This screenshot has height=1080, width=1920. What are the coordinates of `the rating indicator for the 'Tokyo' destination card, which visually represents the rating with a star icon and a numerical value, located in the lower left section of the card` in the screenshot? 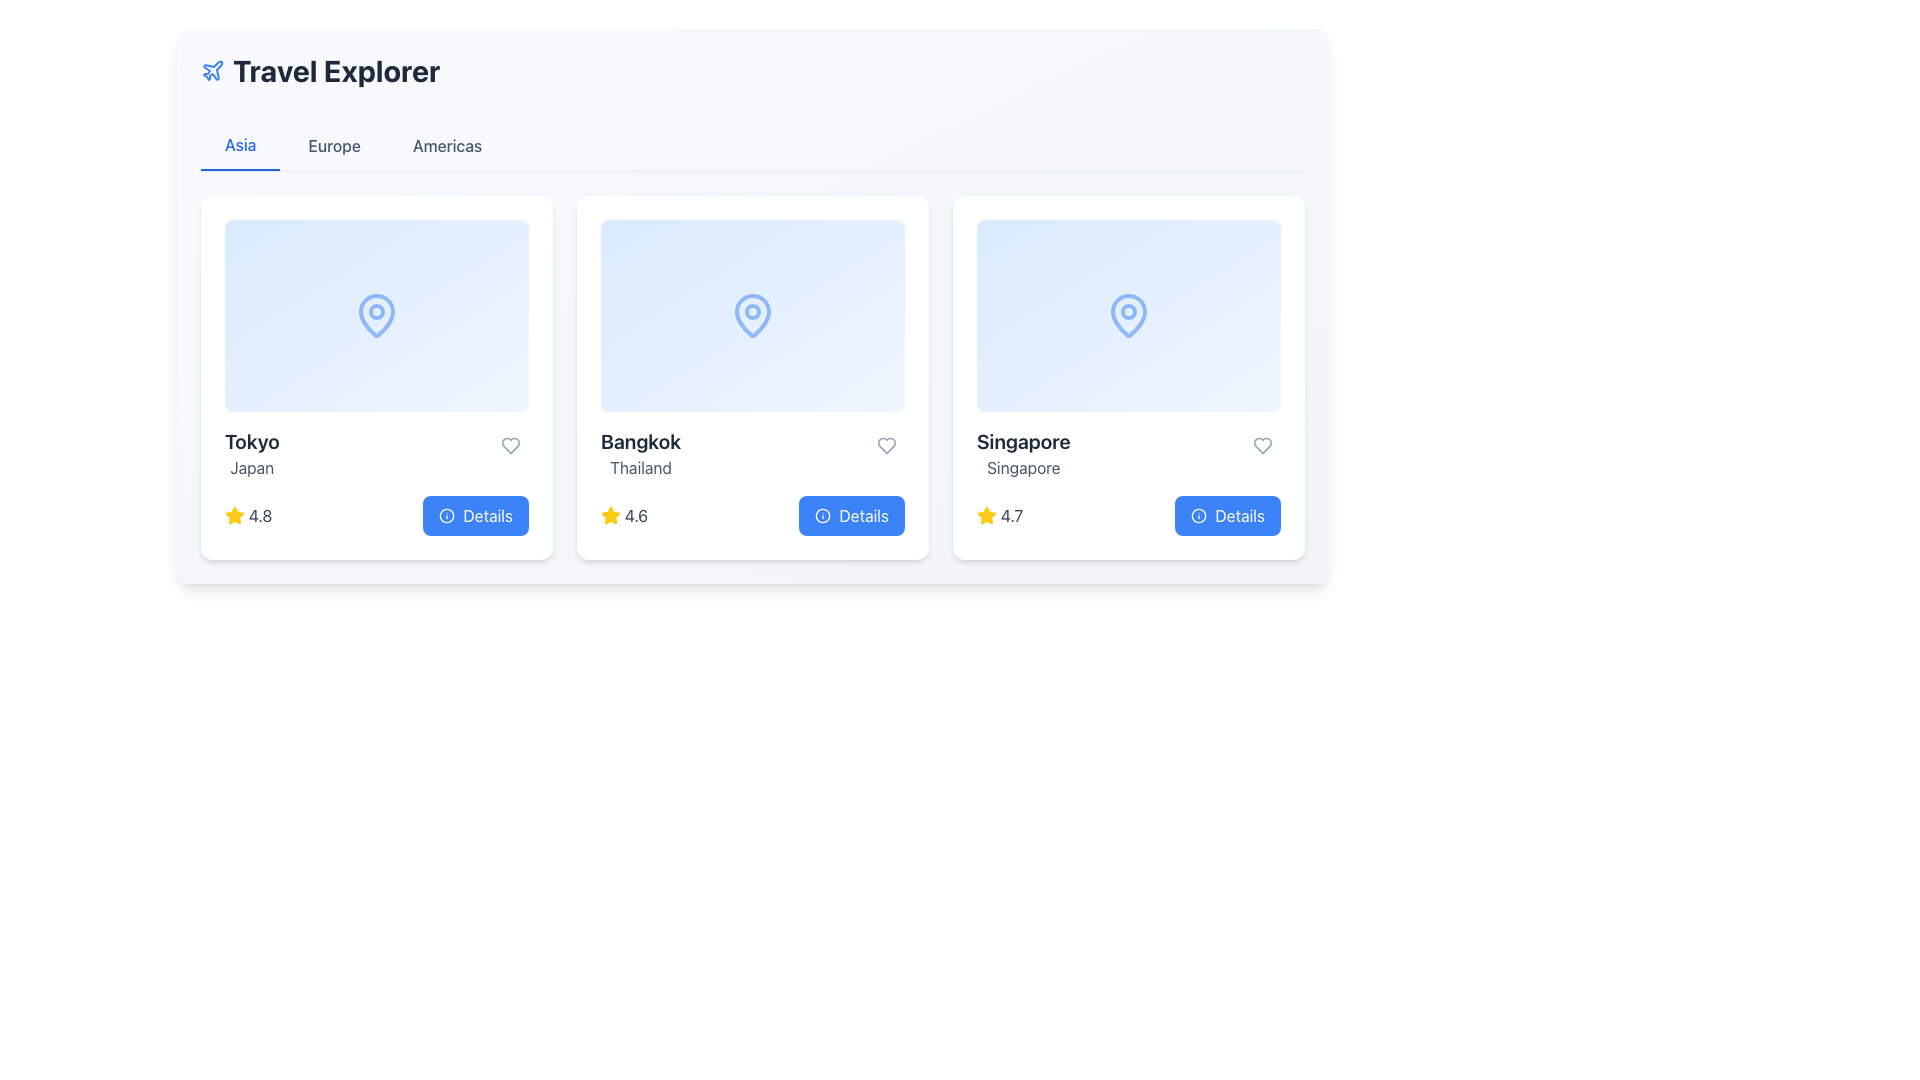 It's located at (247, 515).